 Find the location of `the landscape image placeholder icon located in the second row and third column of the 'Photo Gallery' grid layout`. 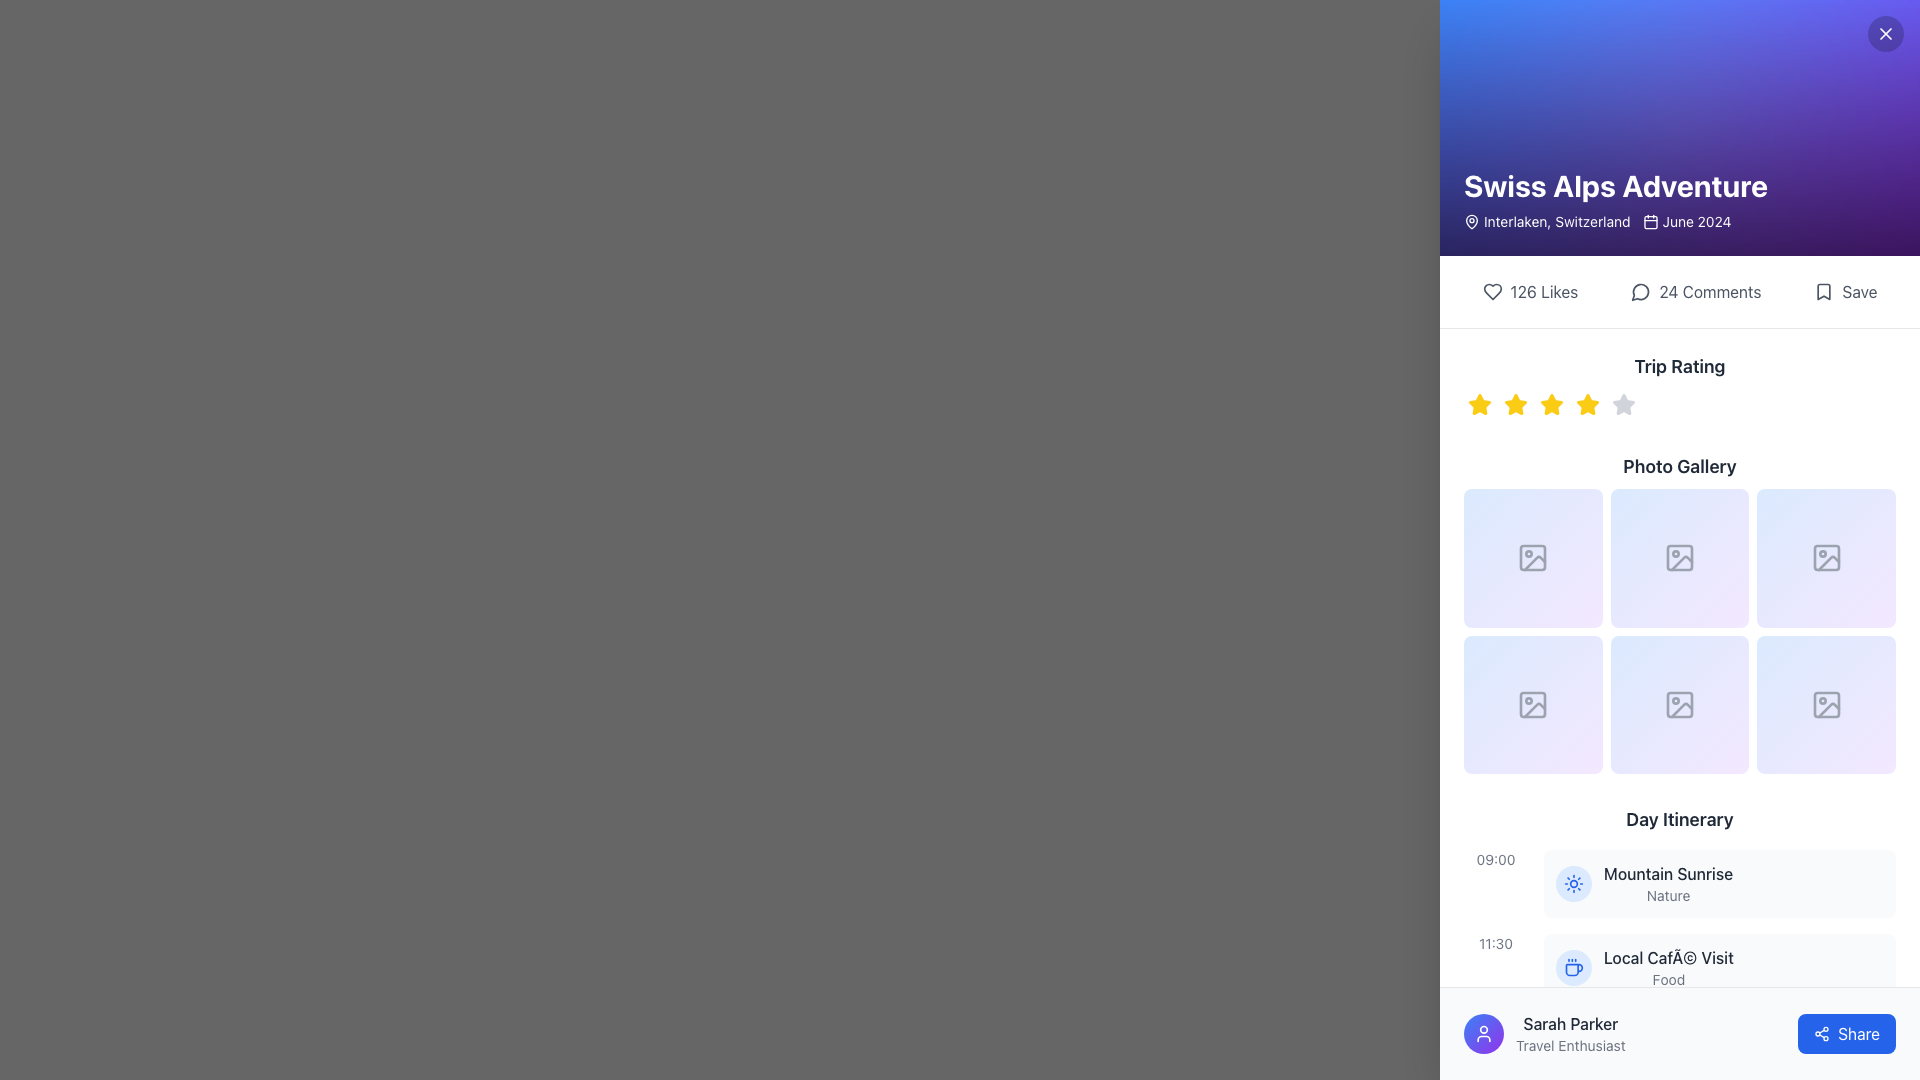

the landscape image placeholder icon located in the second row and third column of the 'Photo Gallery' grid layout is located at coordinates (1680, 704).